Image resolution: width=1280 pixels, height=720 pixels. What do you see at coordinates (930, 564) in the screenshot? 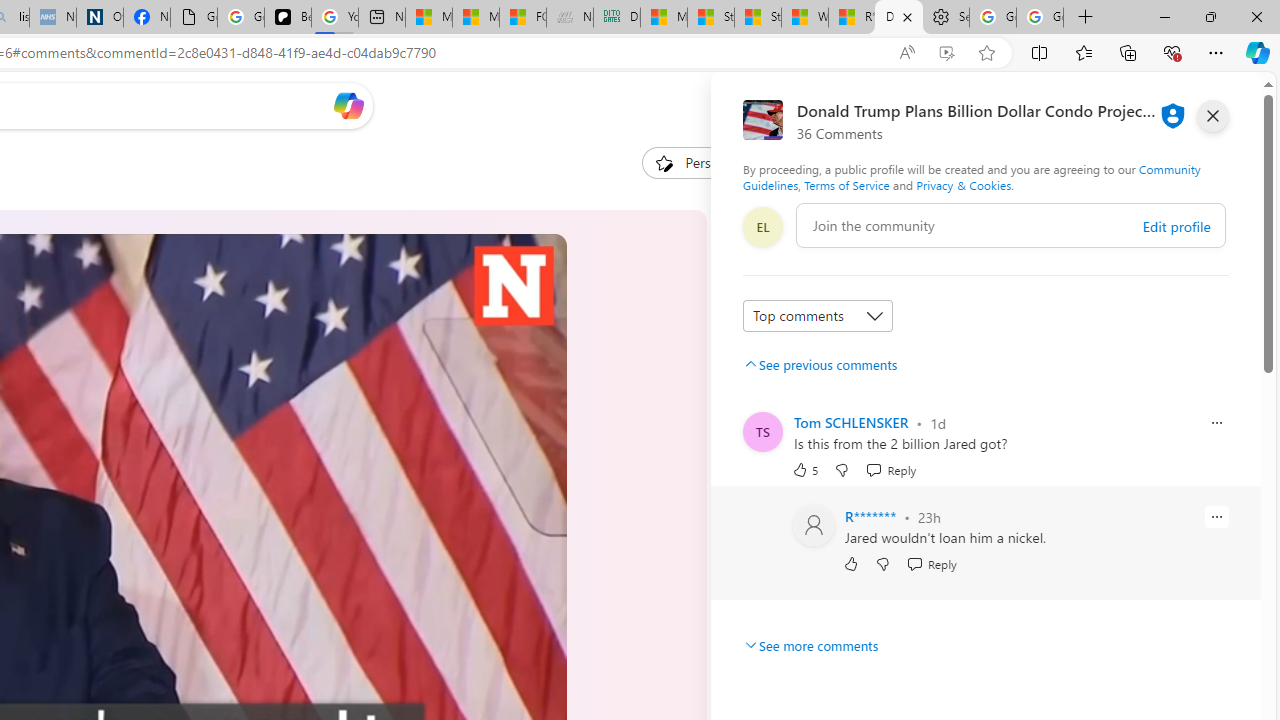
I see `'Reply Reply Comment'` at bounding box center [930, 564].